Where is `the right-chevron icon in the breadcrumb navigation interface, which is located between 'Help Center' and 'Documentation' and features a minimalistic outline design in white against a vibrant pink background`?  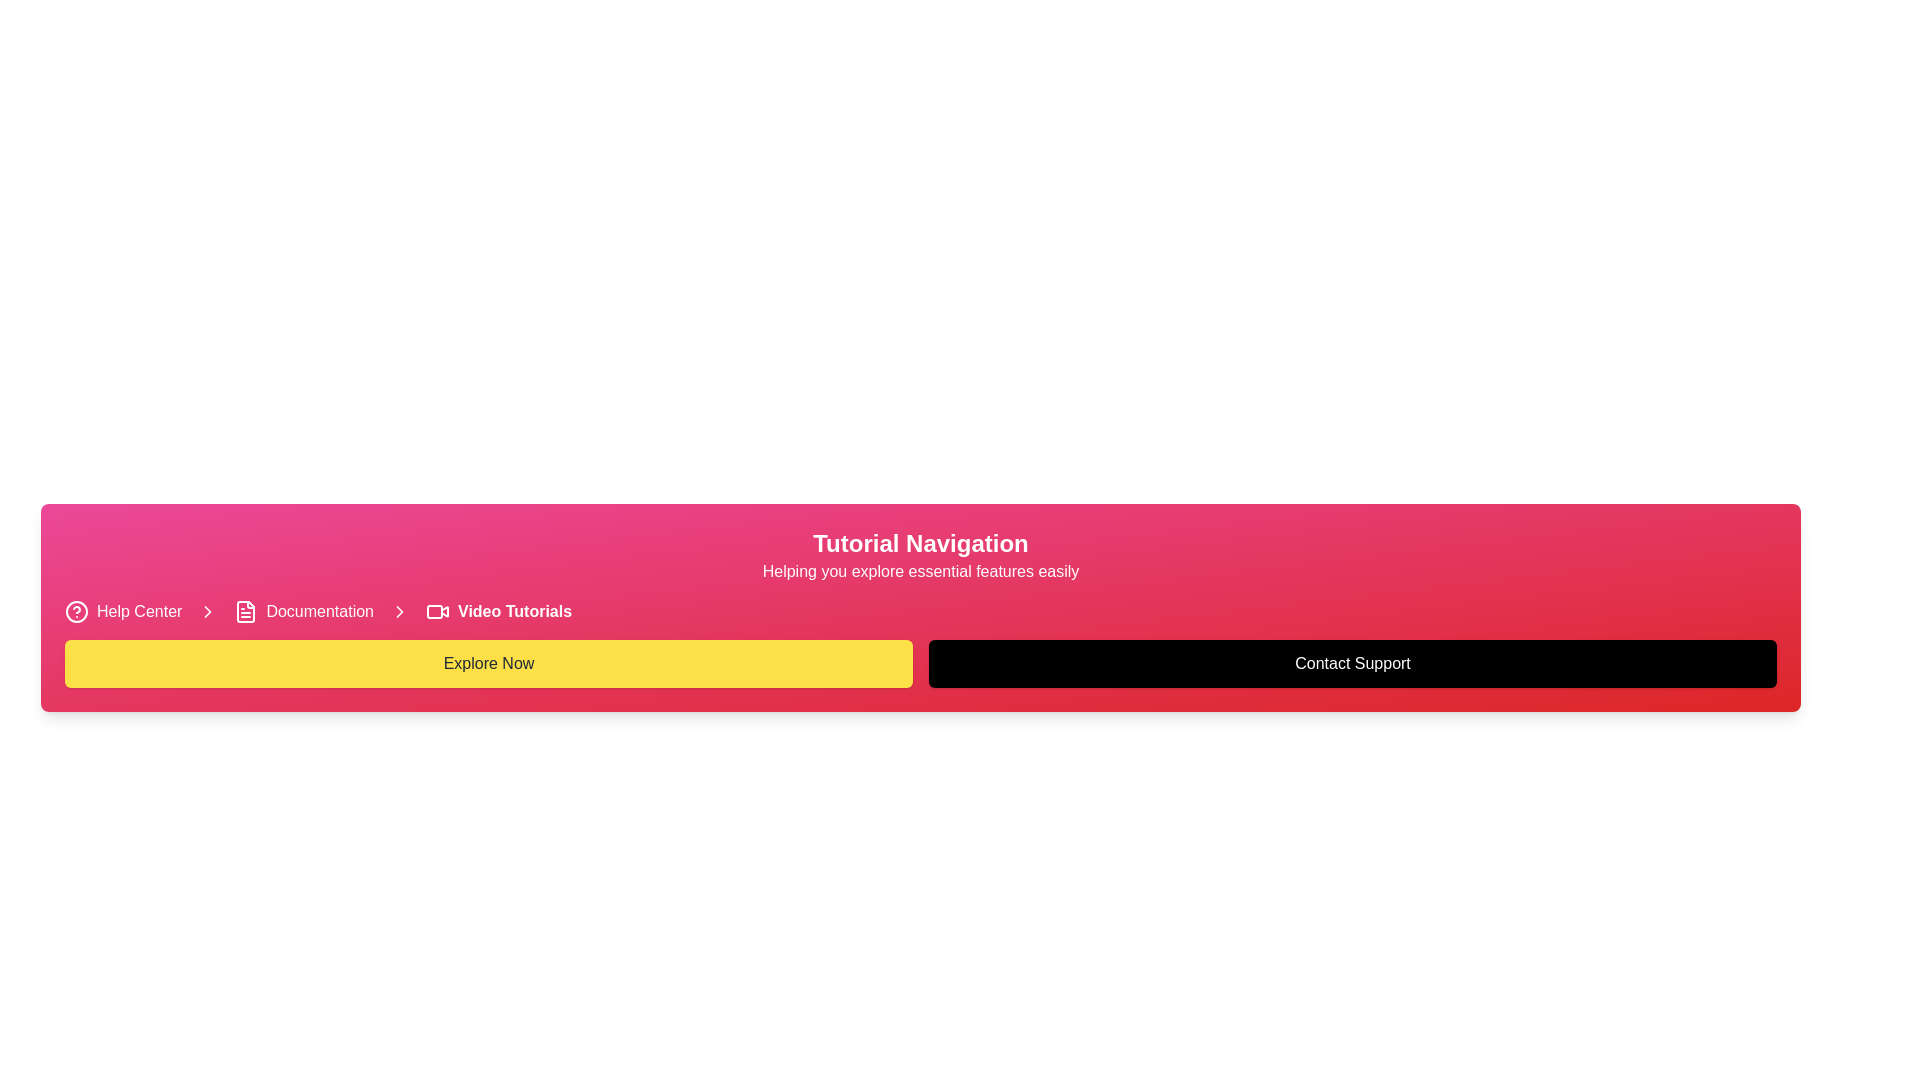
the right-chevron icon in the breadcrumb navigation interface, which is located between 'Help Center' and 'Documentation' and features a minimalistic outline design in white against a vibrant pink background is located at coordinates (208, 611).